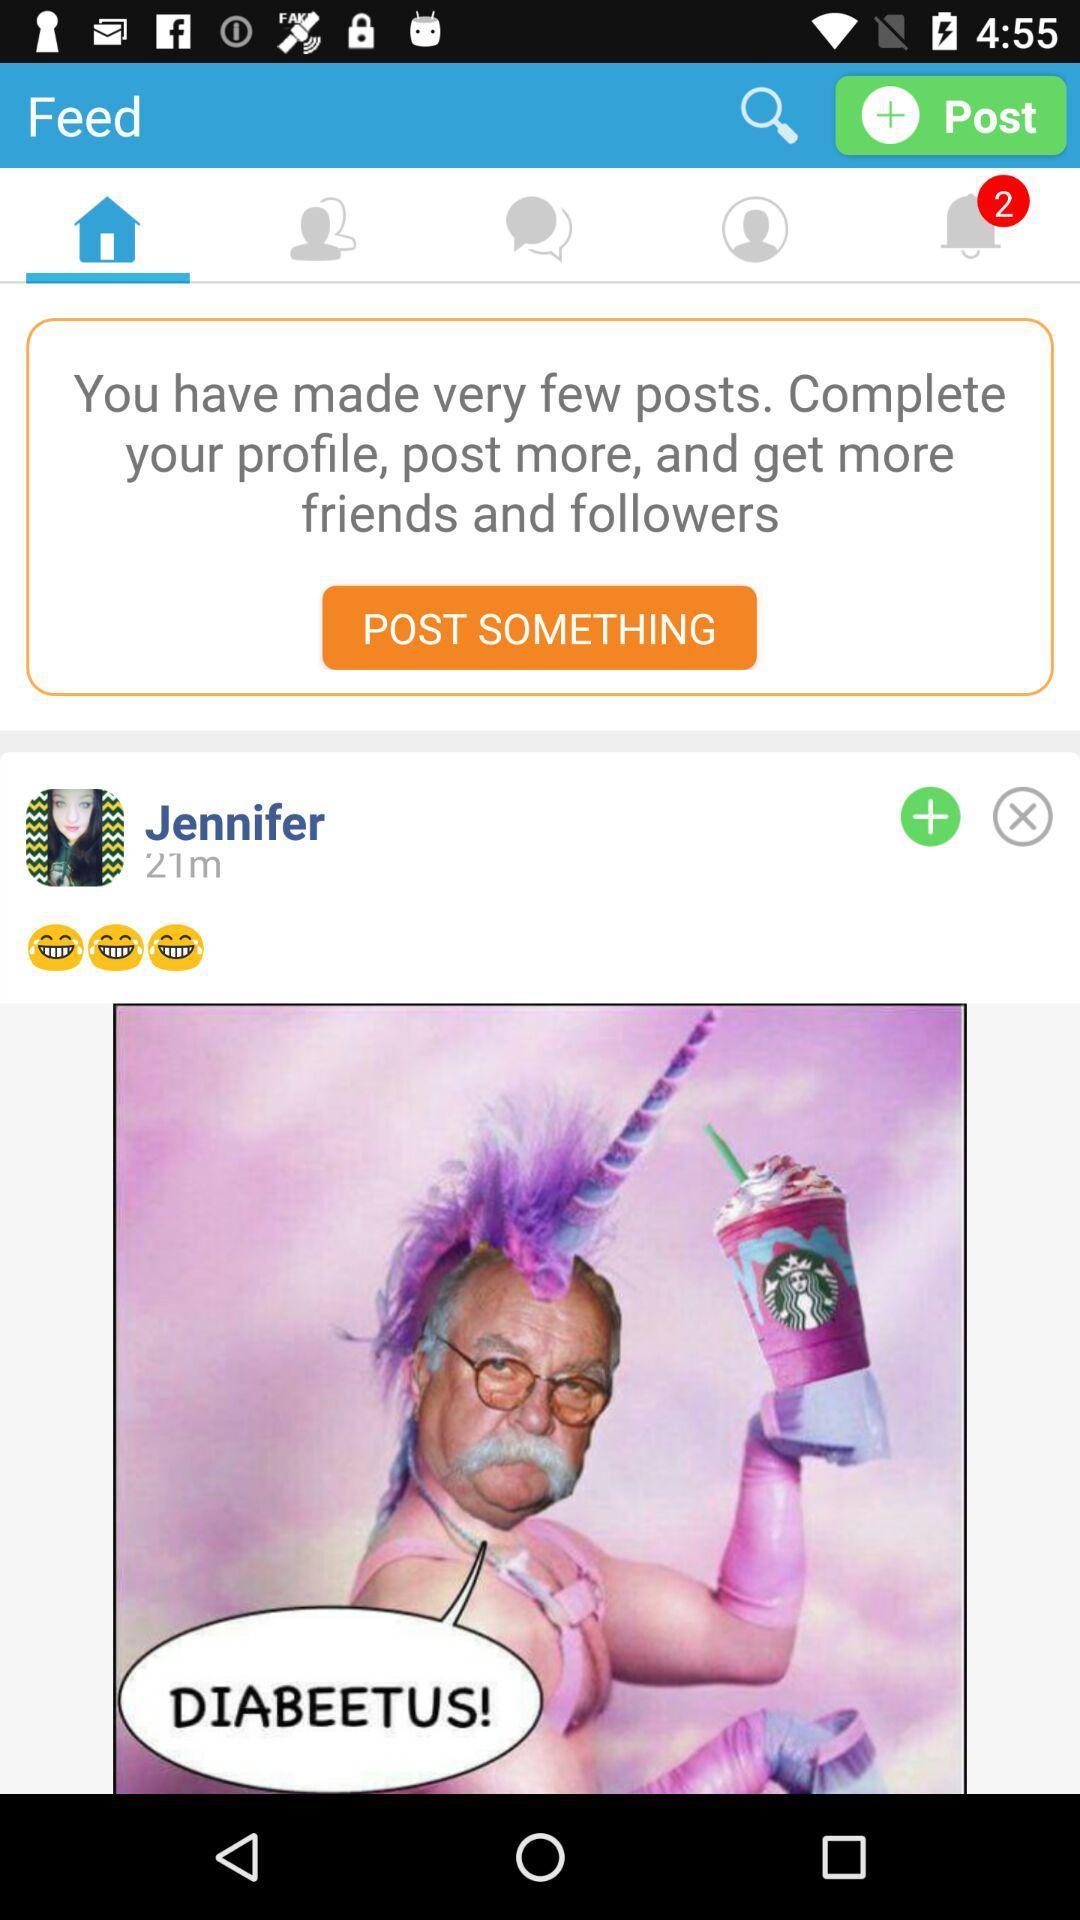 This screenshot has width=1080, height=1920. Describe the element at coordinates (768, 114) in the screenshot. I see `item to the left of post item` at that location.